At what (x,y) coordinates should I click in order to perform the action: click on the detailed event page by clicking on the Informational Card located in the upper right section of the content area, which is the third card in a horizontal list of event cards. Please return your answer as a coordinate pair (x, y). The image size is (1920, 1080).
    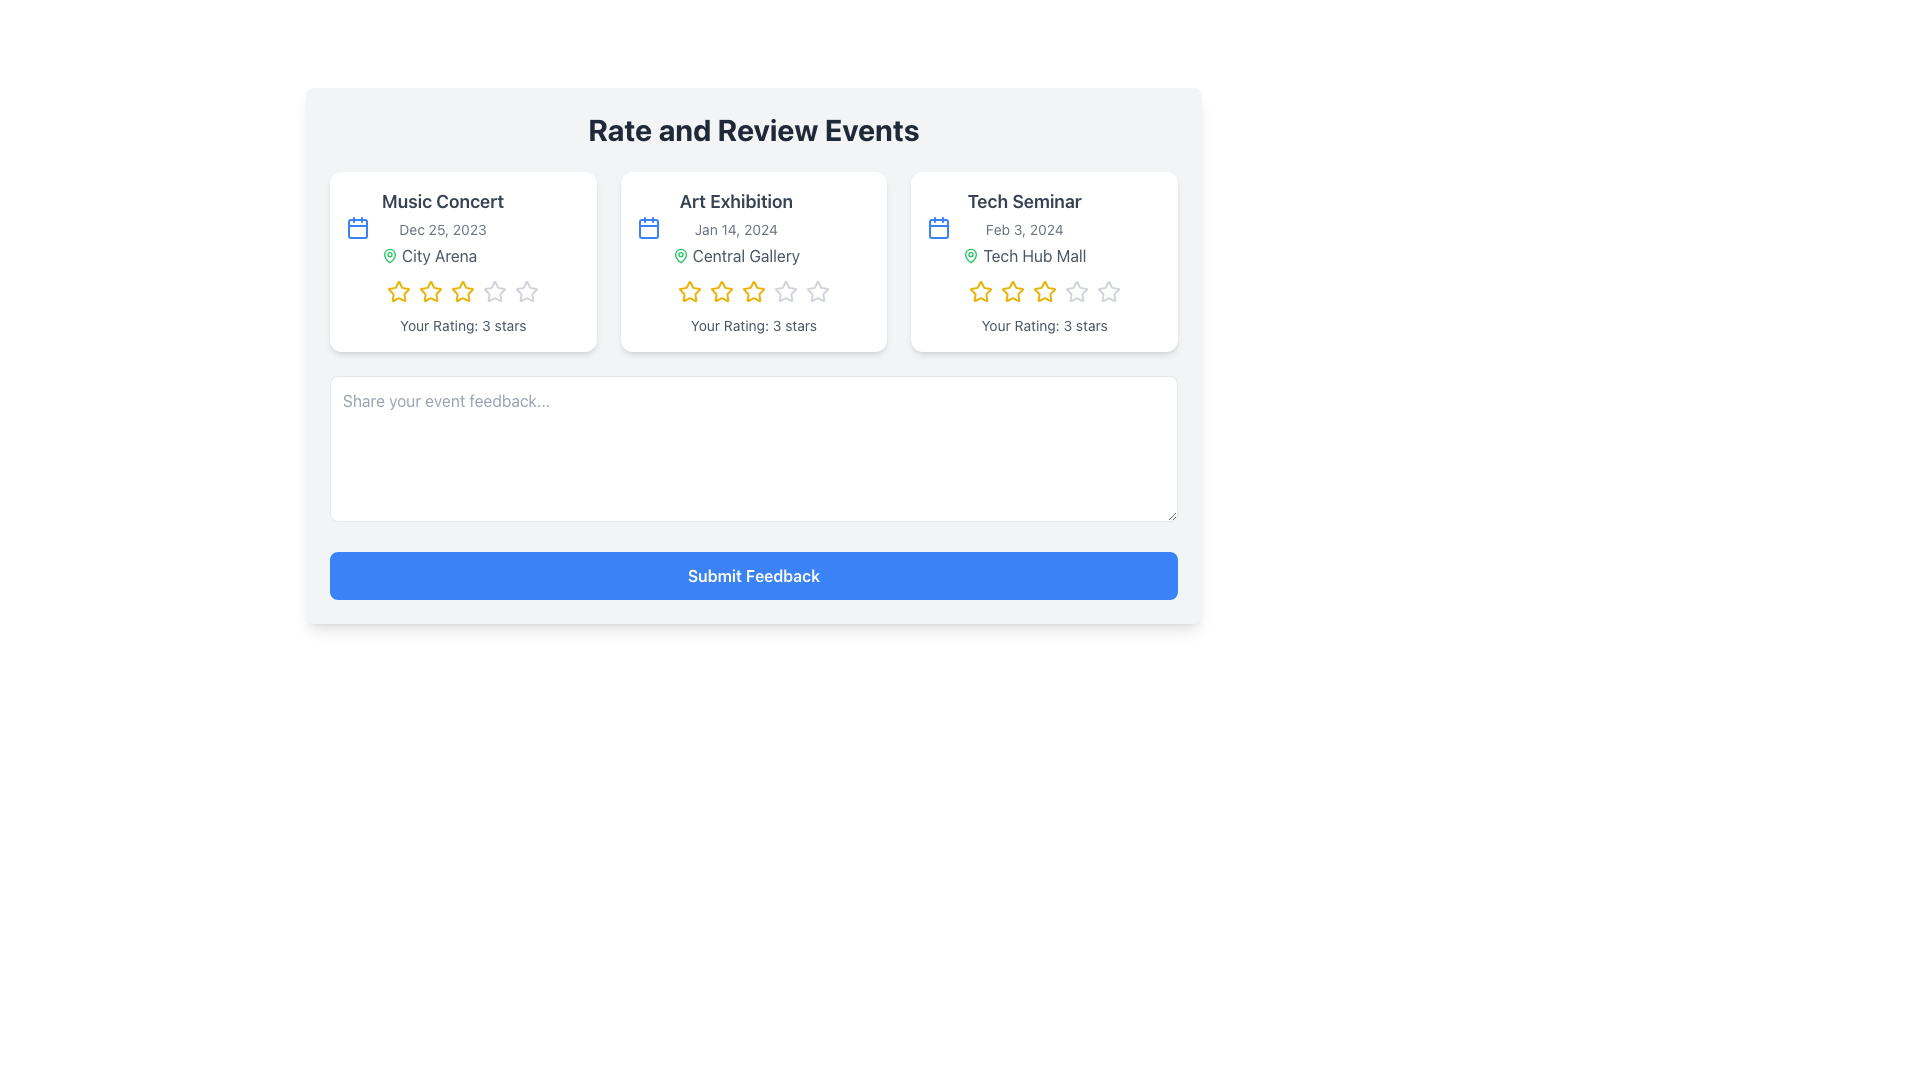
    Looking at the image, I should click on (1023, 226).